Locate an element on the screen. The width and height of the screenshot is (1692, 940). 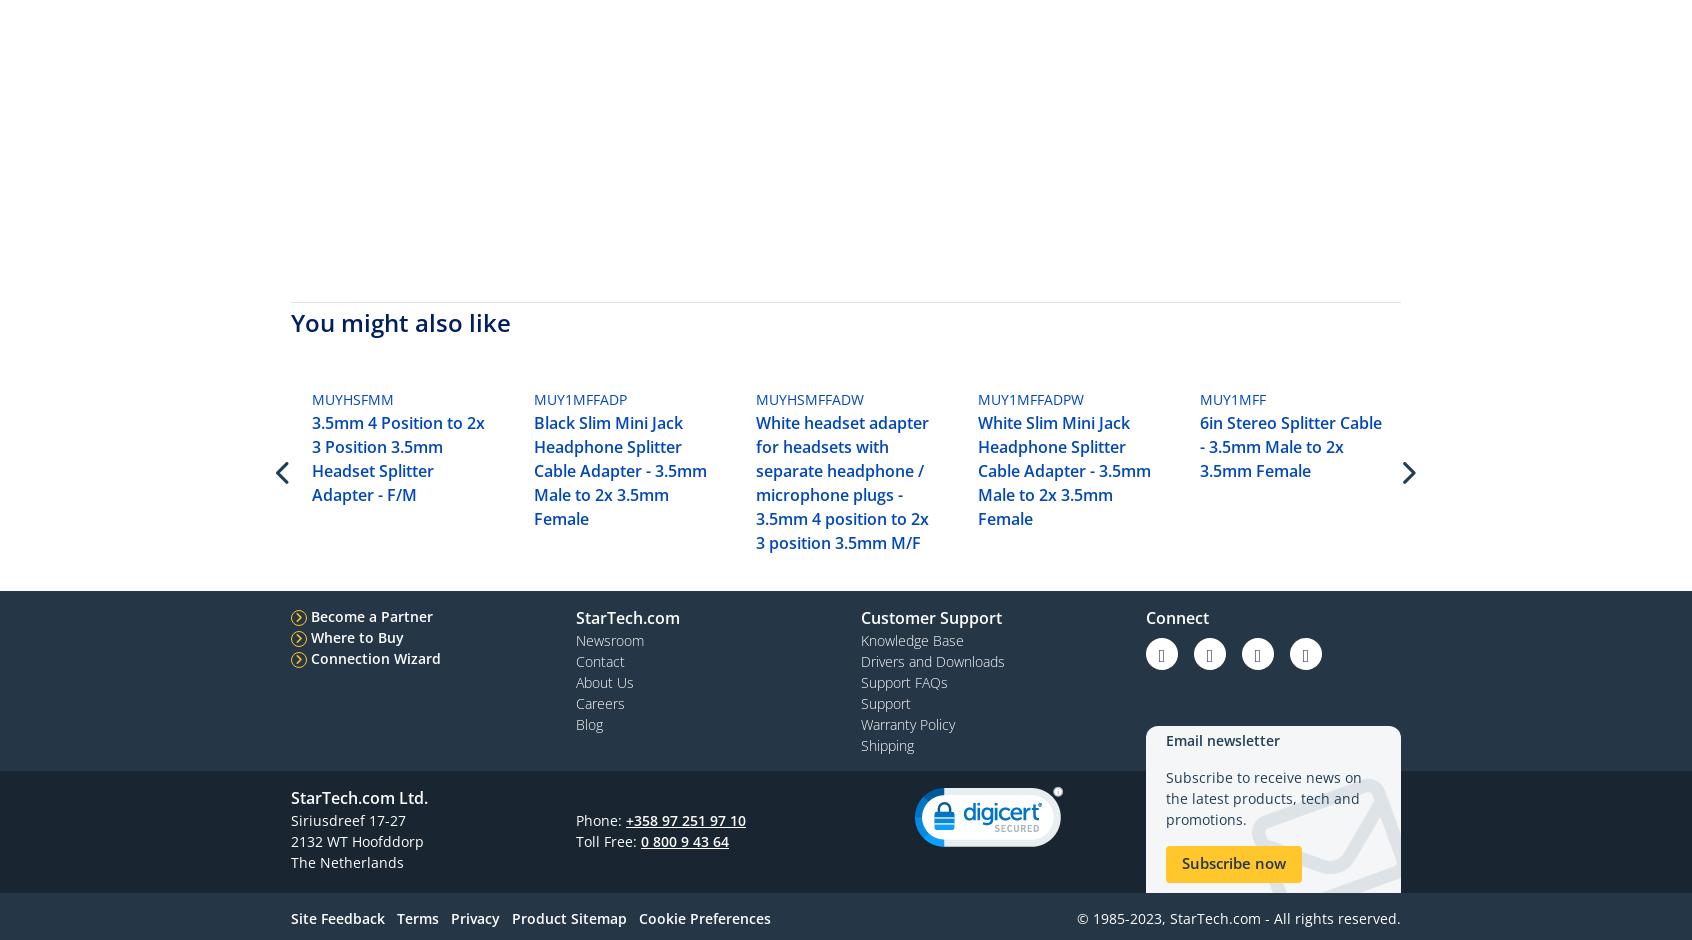
'Customer Support' is located at coordinates (931, 616).